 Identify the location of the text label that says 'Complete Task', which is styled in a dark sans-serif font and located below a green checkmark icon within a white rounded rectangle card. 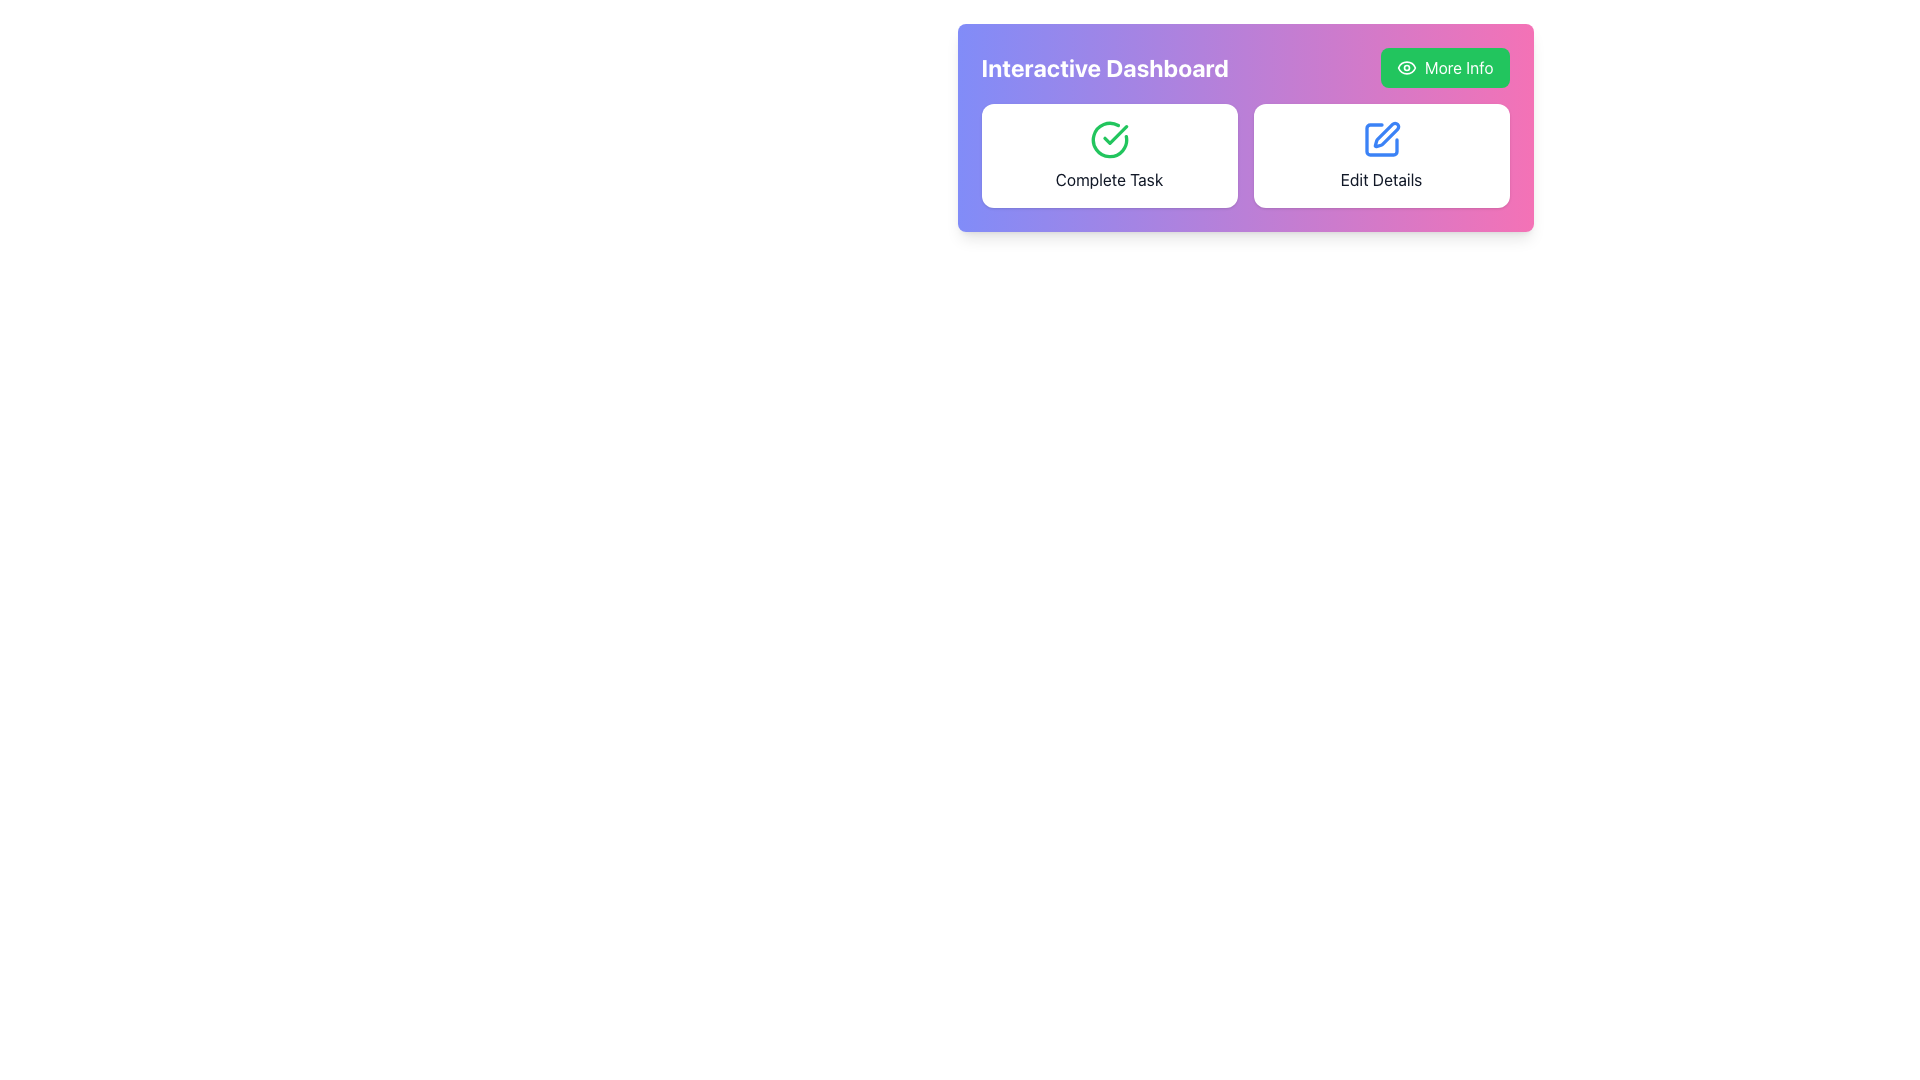
(1108, 180).